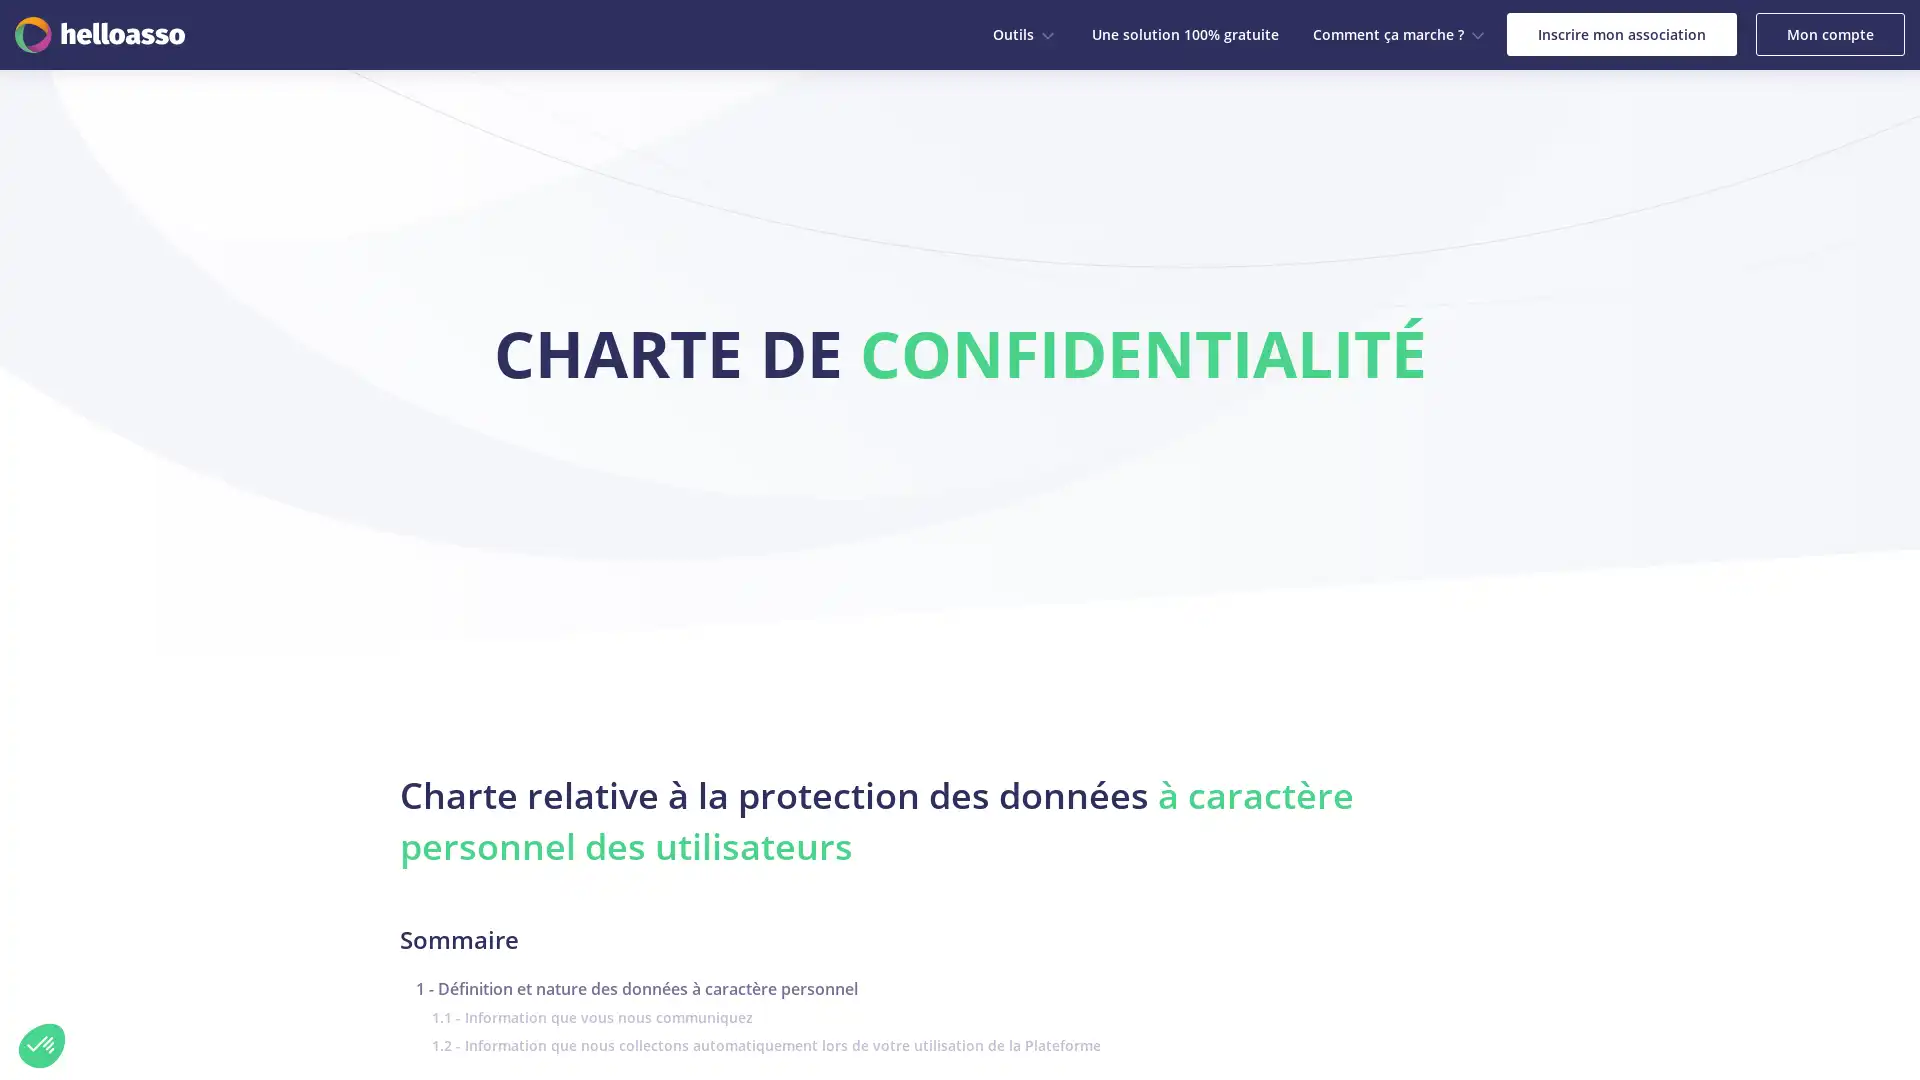  Describe the element at coordinates (229, 944) in the screenshot. I see `Consentements certifies par` at that location.